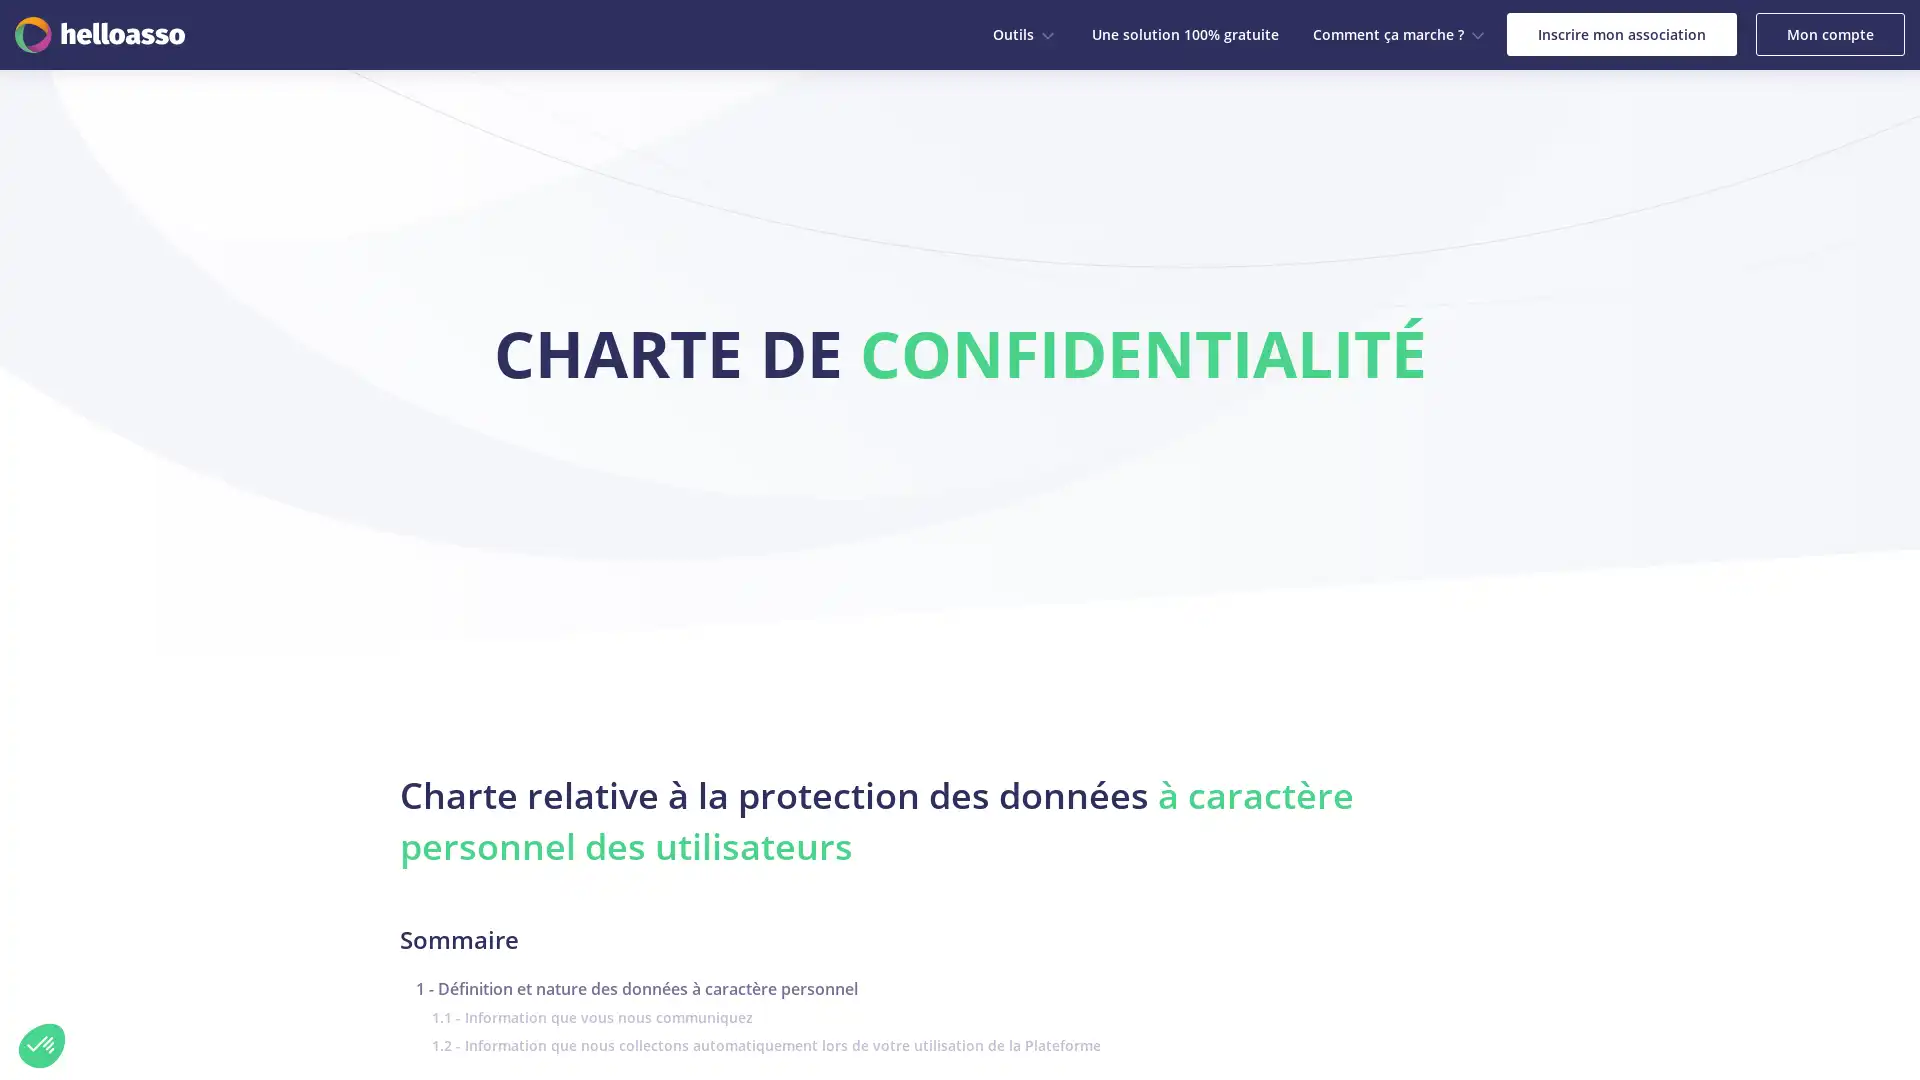  Describe the element at coordinates (229, 944) in the screenshot. I see `Consentements certifies par` at that location.